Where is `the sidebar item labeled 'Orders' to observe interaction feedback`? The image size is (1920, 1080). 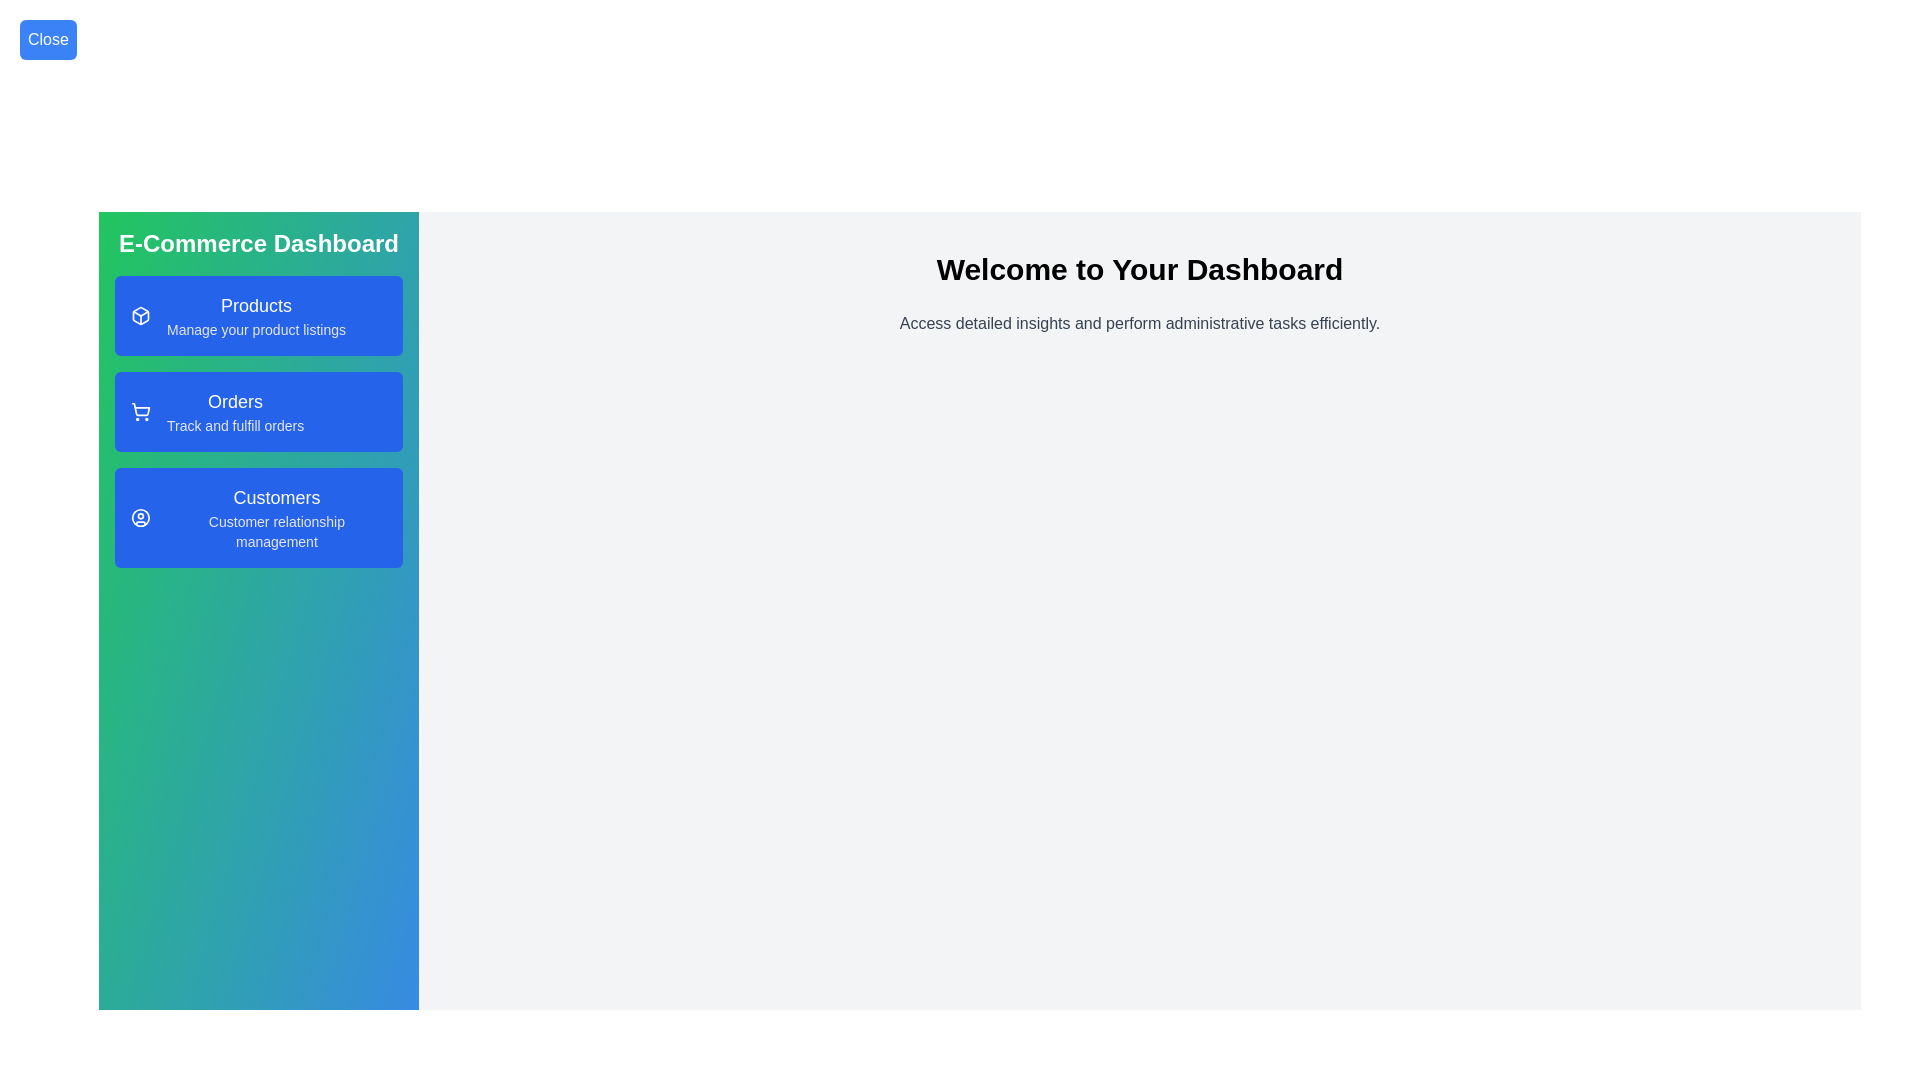
the sidebar item labeled 'Orders' to observe interaction feedback is located at coordinates (258, 411).